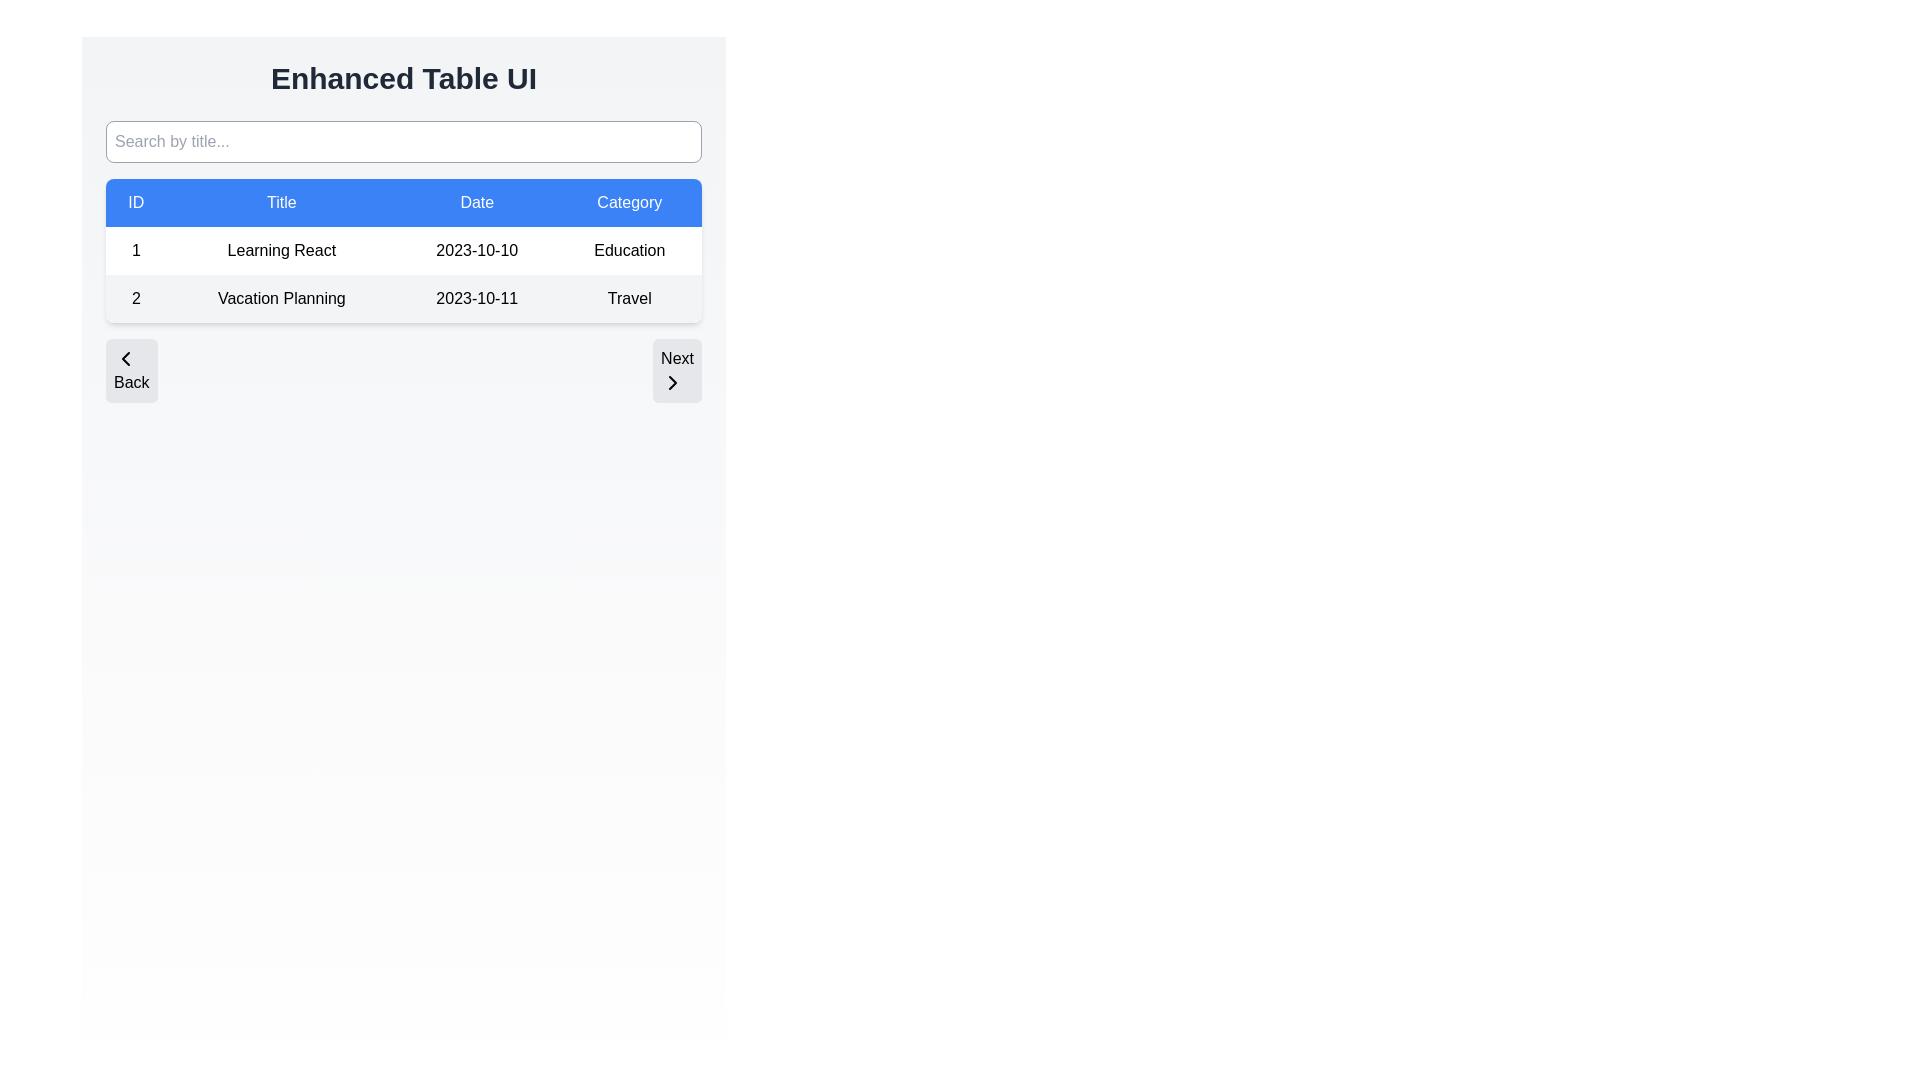  Describe the element at coordinates (677, 370) in the screenshot. I see `the 'Next' button, which is a rectangular button with rounded corners, light grey background, and a right-facing chevron icon, positioned in the bottom-right corner of the navigation group` at that location.